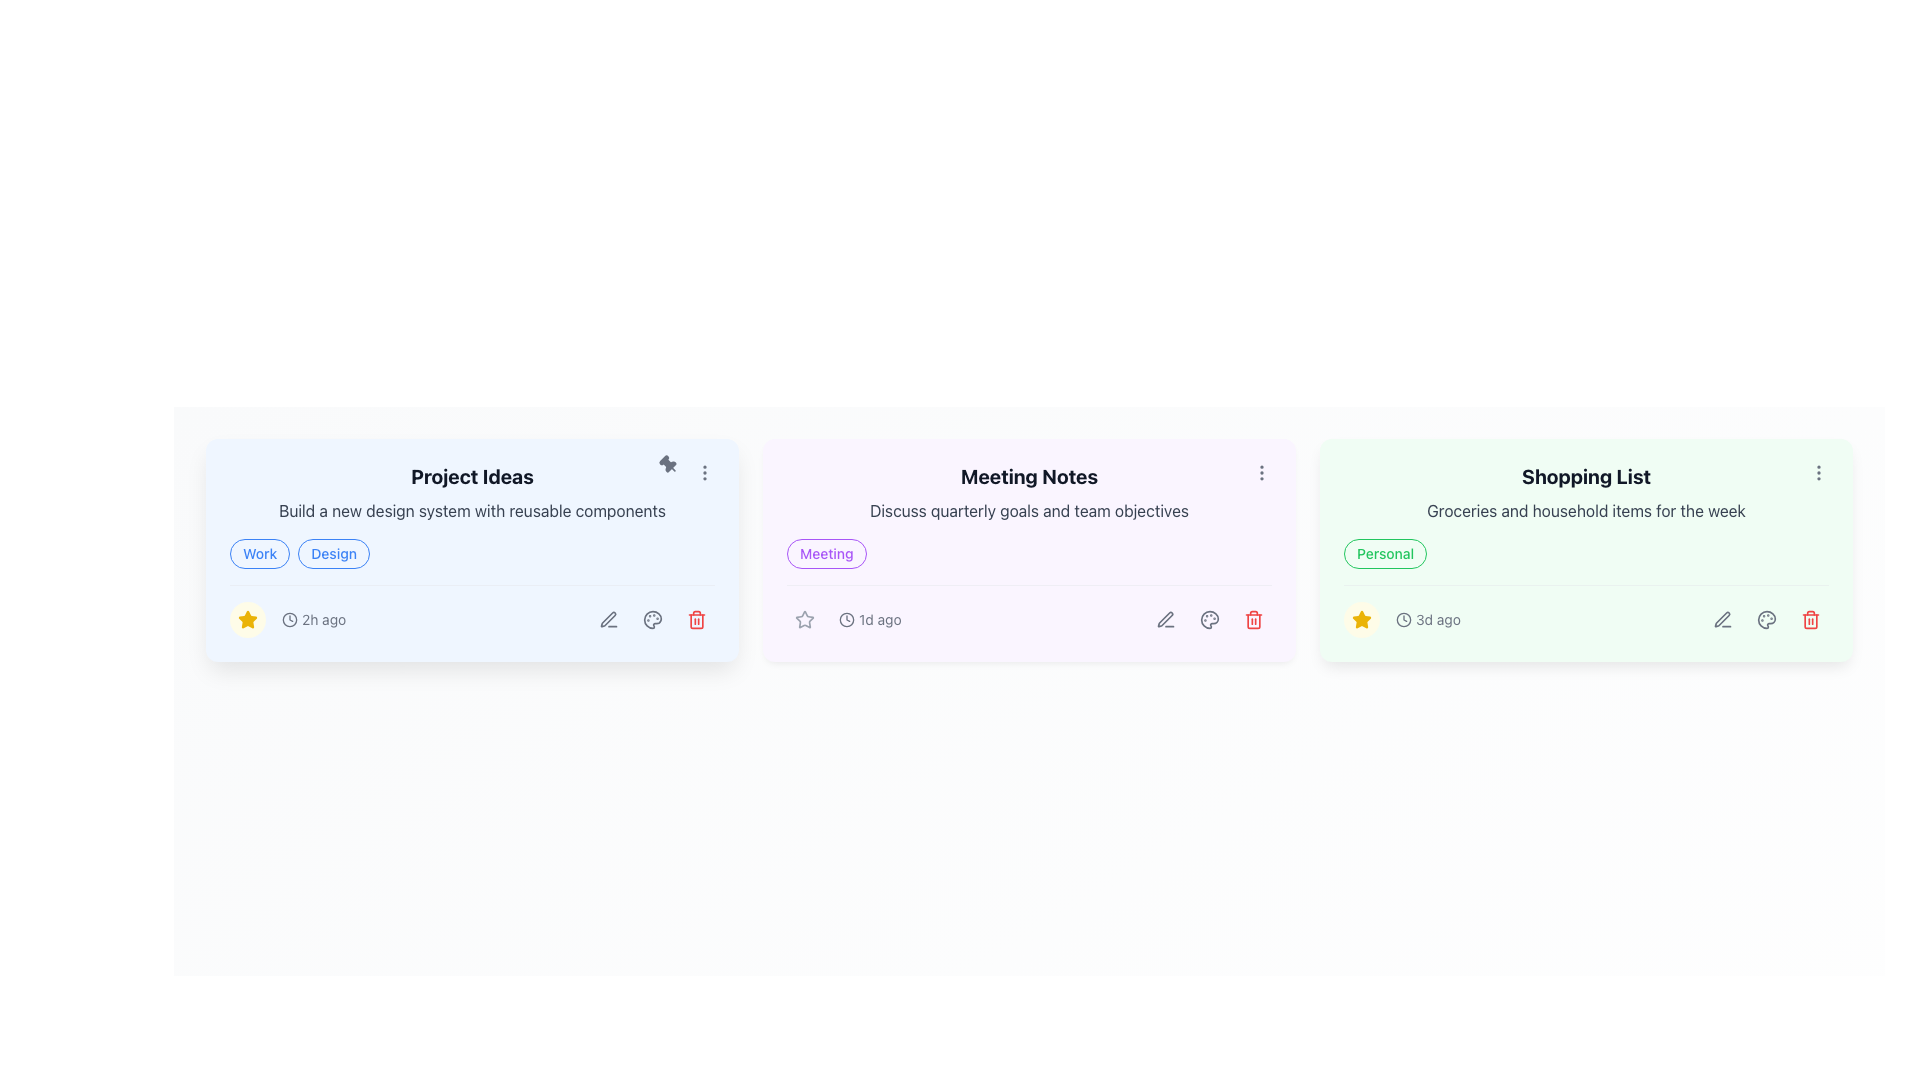 The image size is (1920, 1080). I want to click on the Star Icon located in the bottom left section of the 'Project Ideas' card, so click(1361, 618).